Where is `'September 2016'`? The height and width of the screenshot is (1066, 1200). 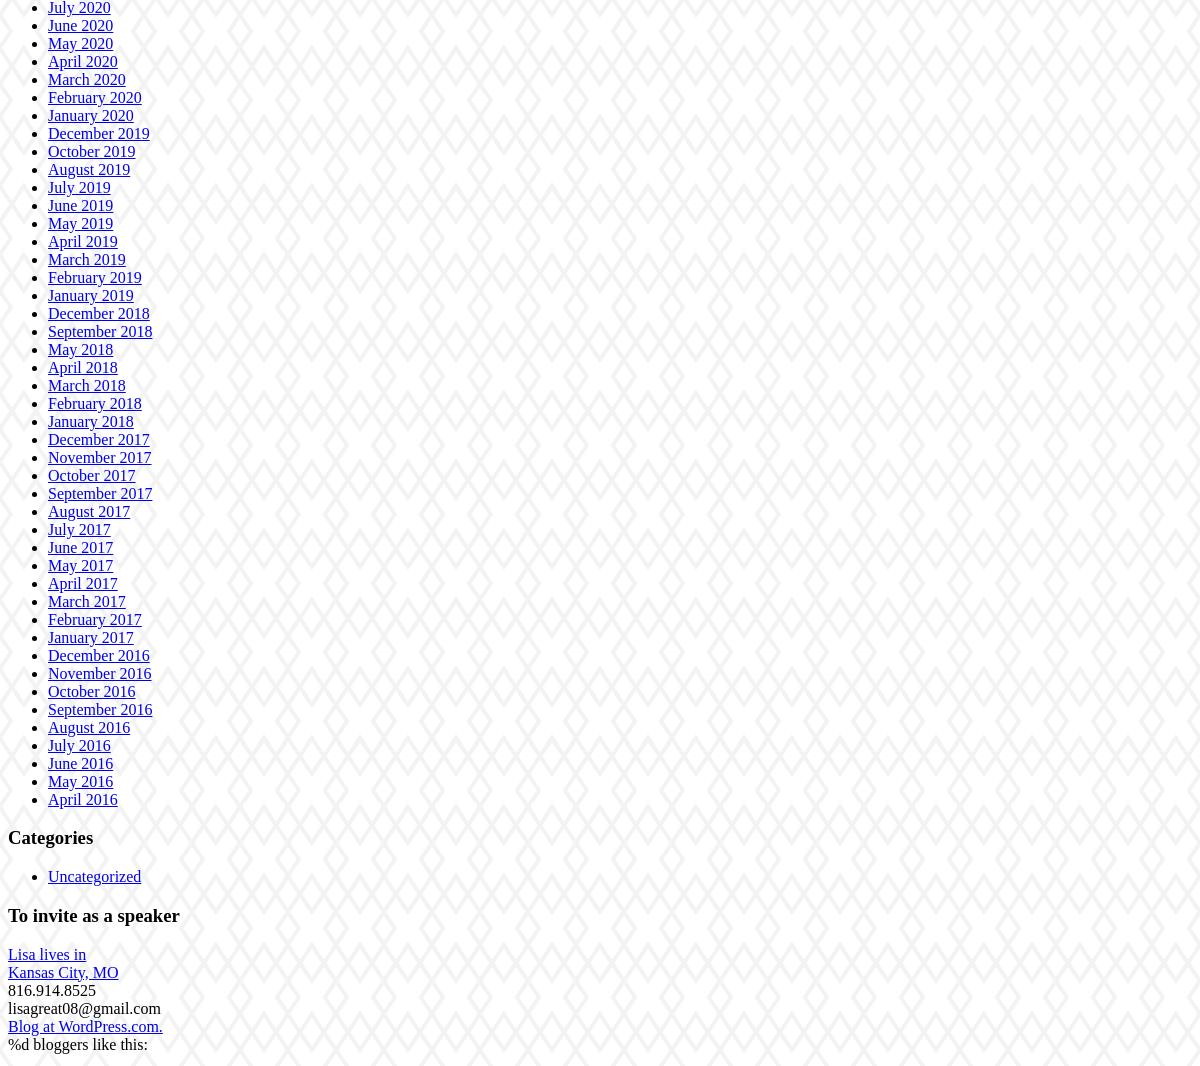
'September 2016' is located at coordinates (99, 707).